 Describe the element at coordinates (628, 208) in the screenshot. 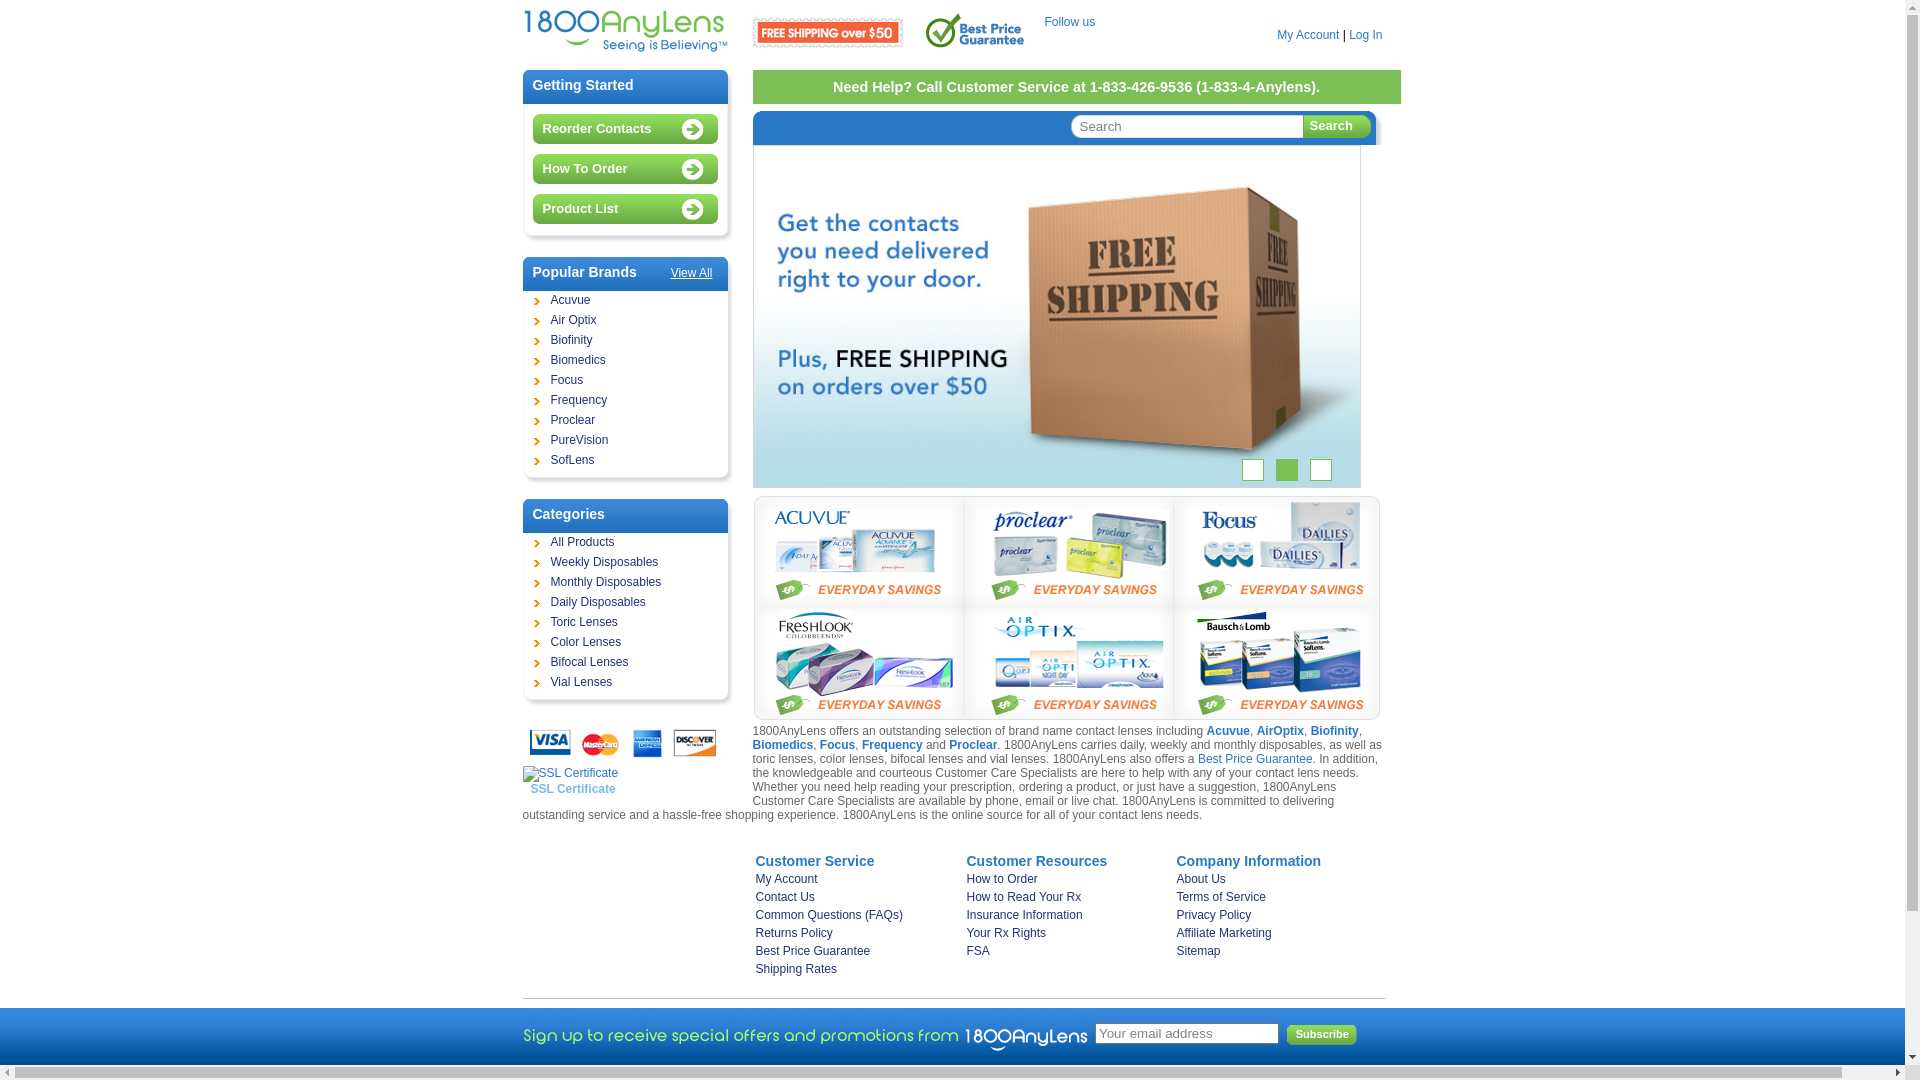

I see `'Product List'` at that location.